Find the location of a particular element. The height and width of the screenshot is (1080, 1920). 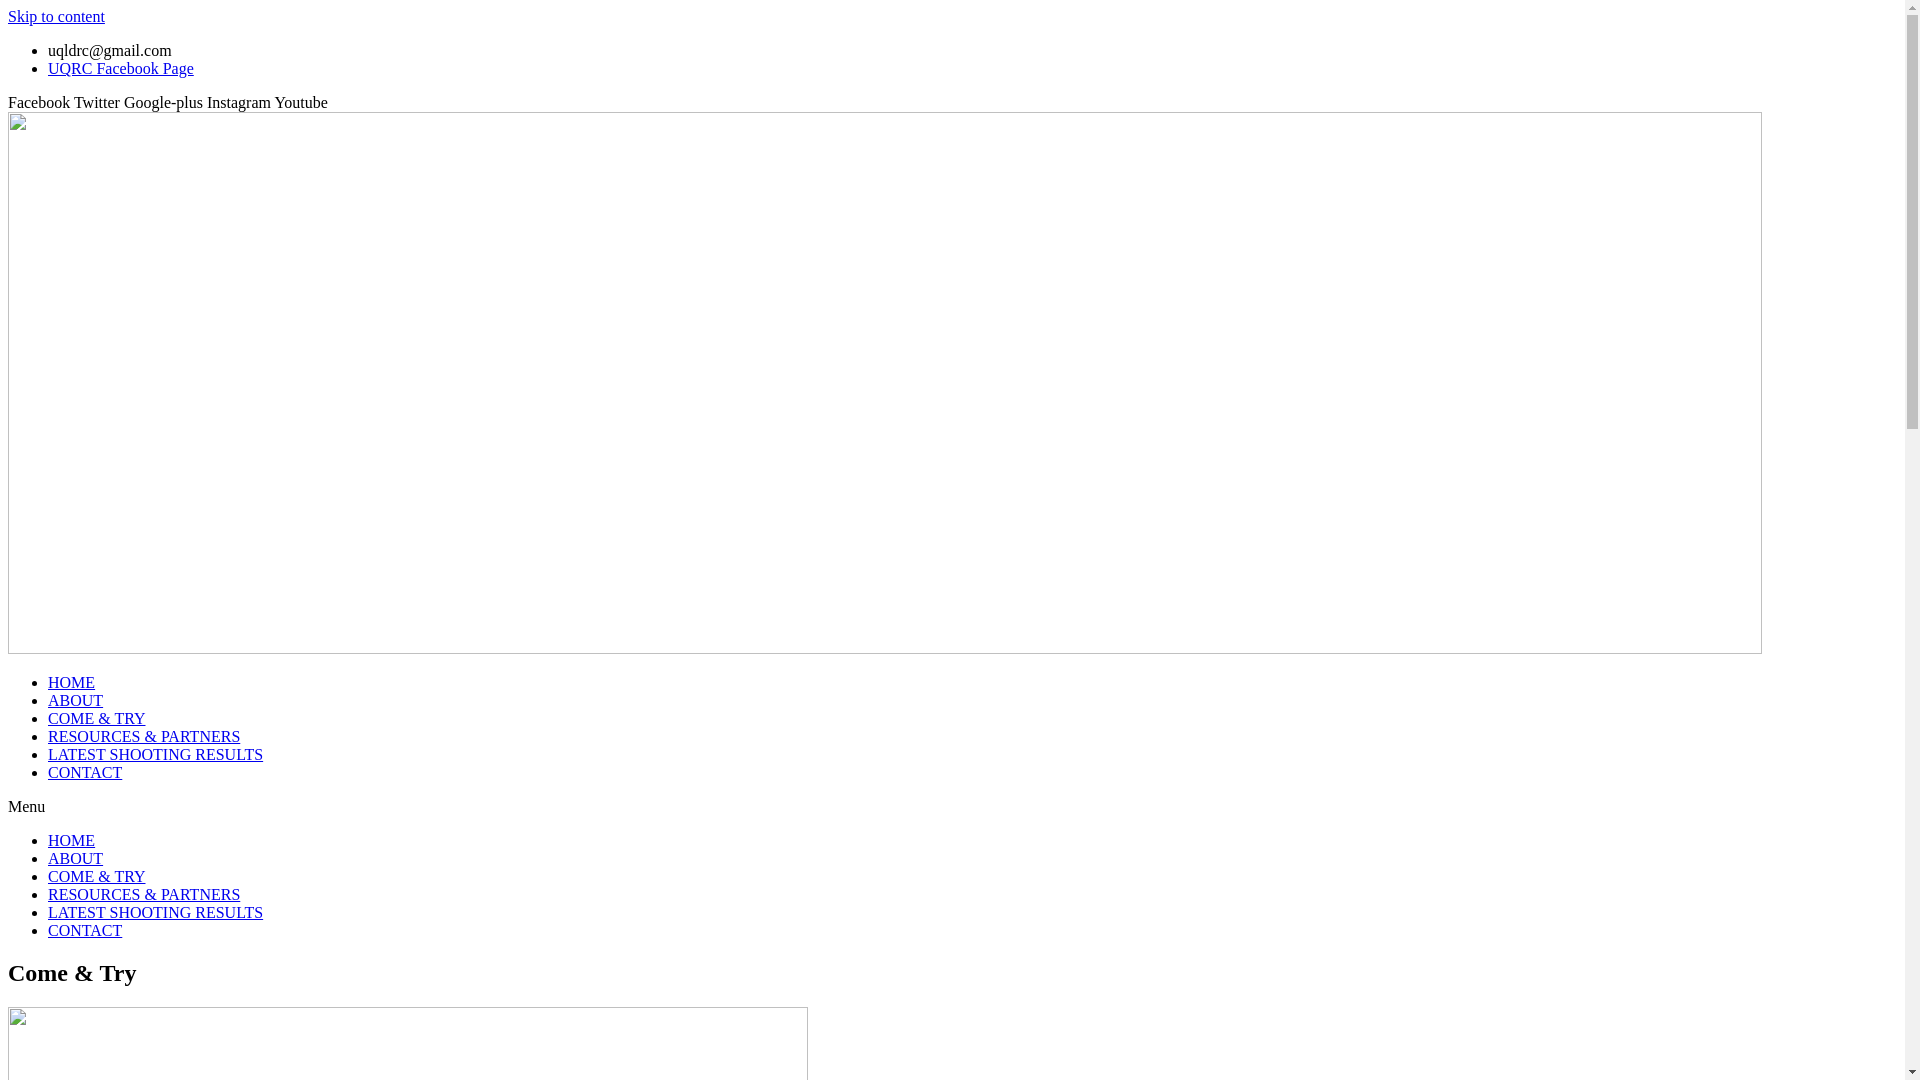

'UQRC Facebook Page' is located at coordinates (119, 67).